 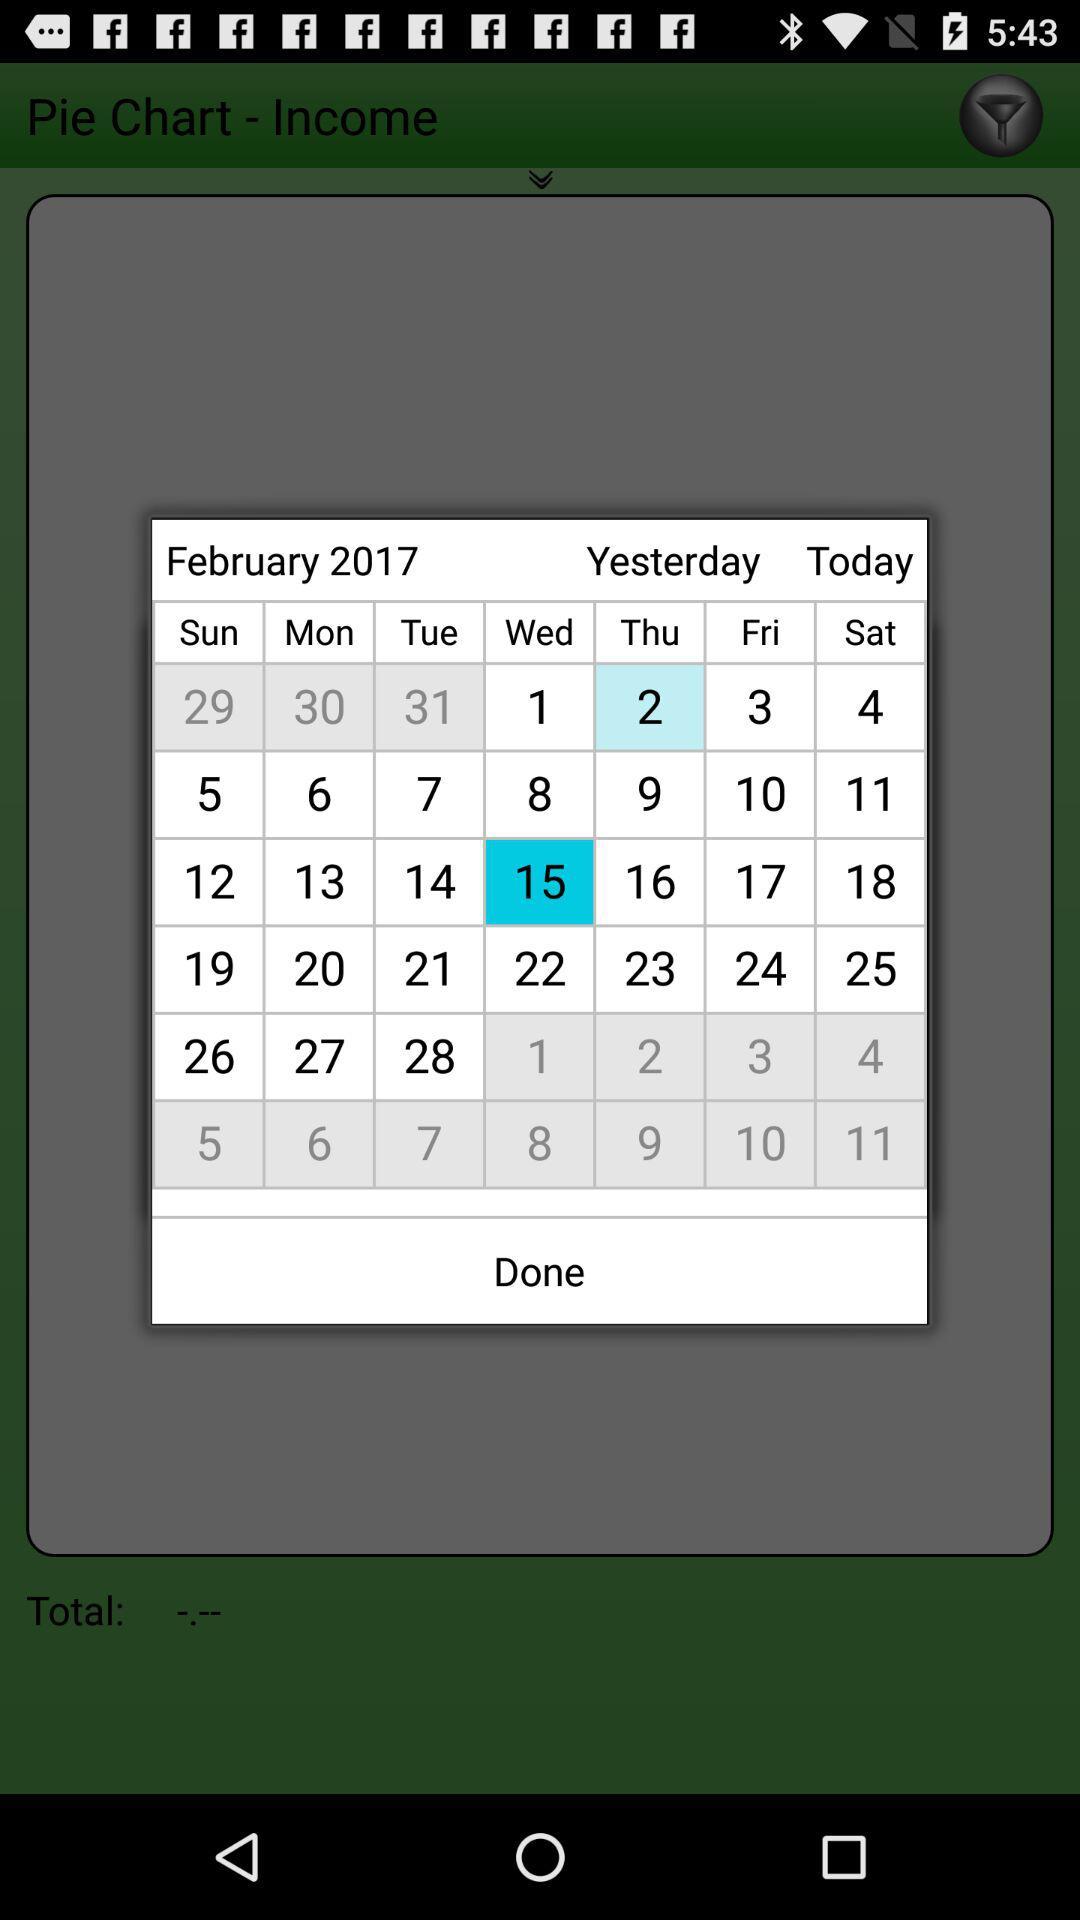 What do you see at coordinates (673, 559) in the screenshot?
I see `item to the right of february 2017 app` at bounding box center [673, 559].